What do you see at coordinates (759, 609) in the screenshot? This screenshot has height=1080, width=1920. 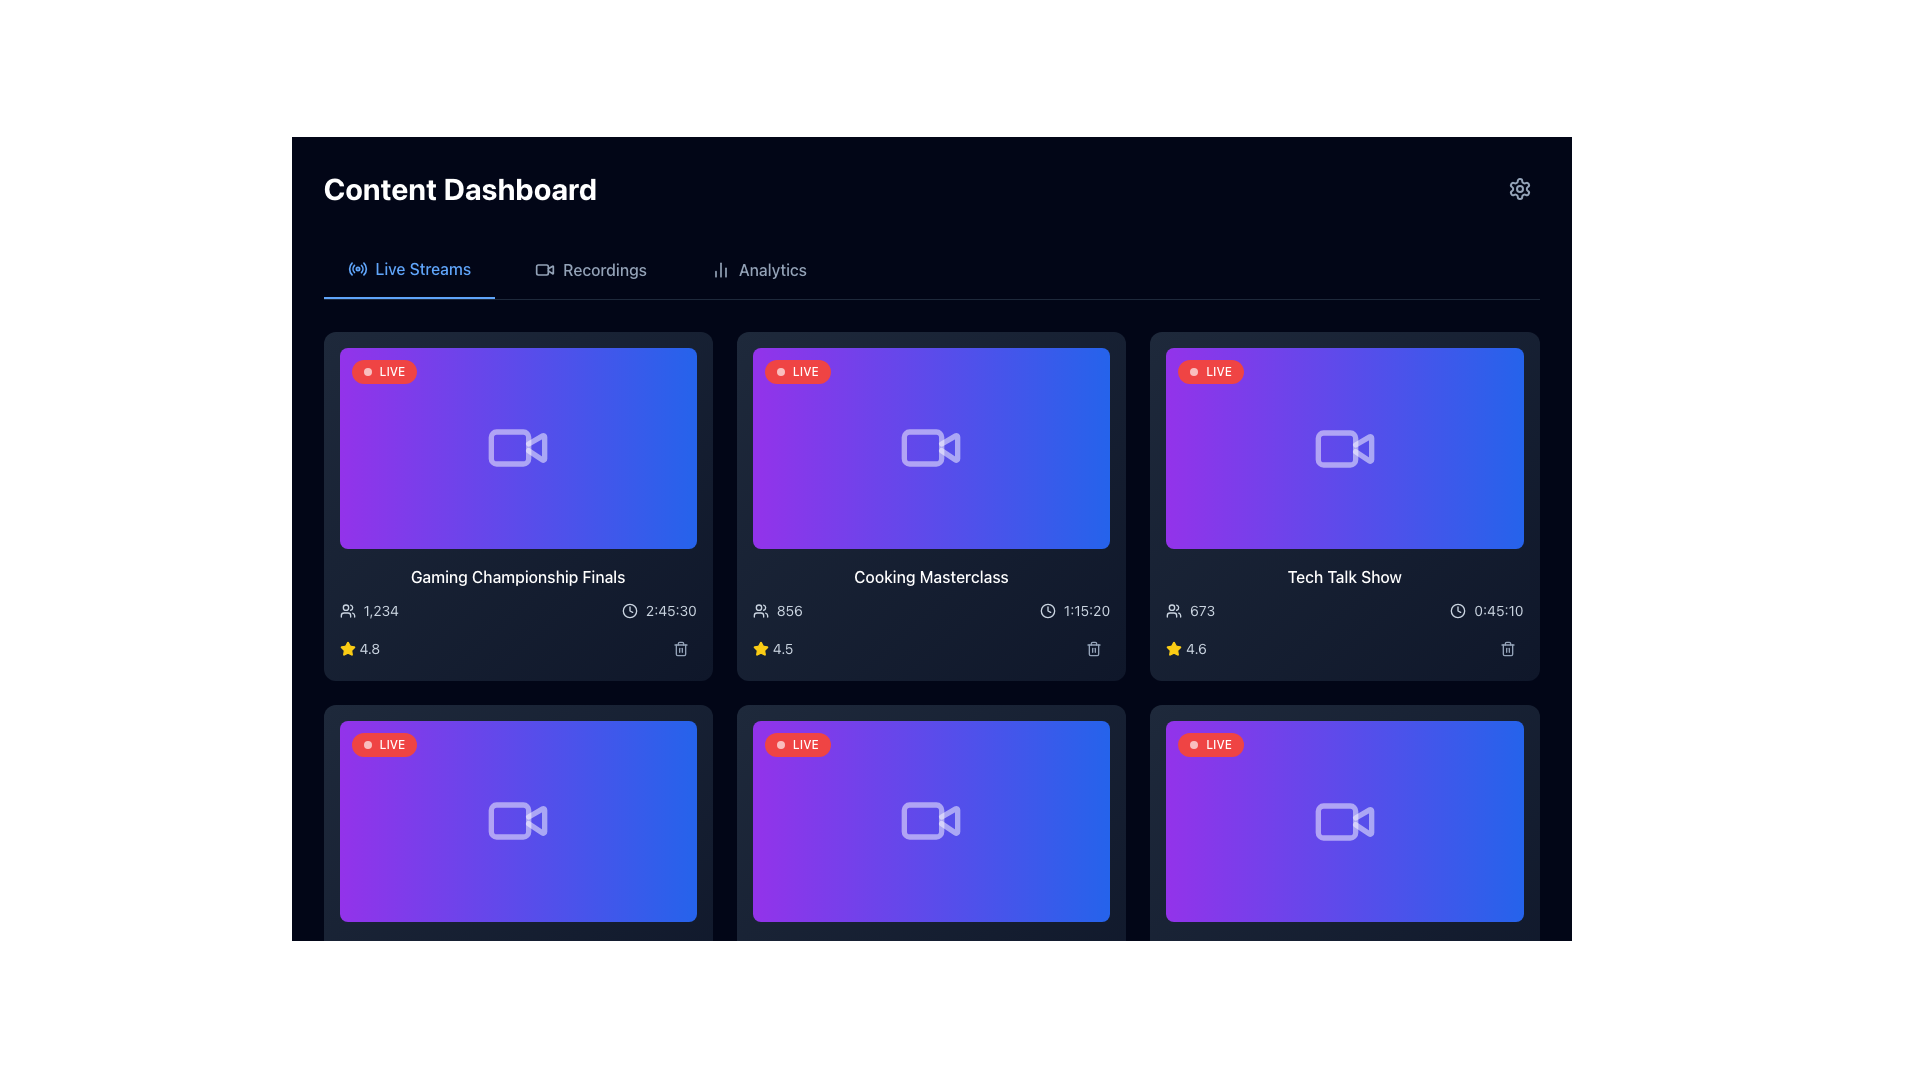 I see `the audience metric icon located in the second column of the top row of the content grid, positioned to the left of the number '856'` at bounding box center [759, 609].